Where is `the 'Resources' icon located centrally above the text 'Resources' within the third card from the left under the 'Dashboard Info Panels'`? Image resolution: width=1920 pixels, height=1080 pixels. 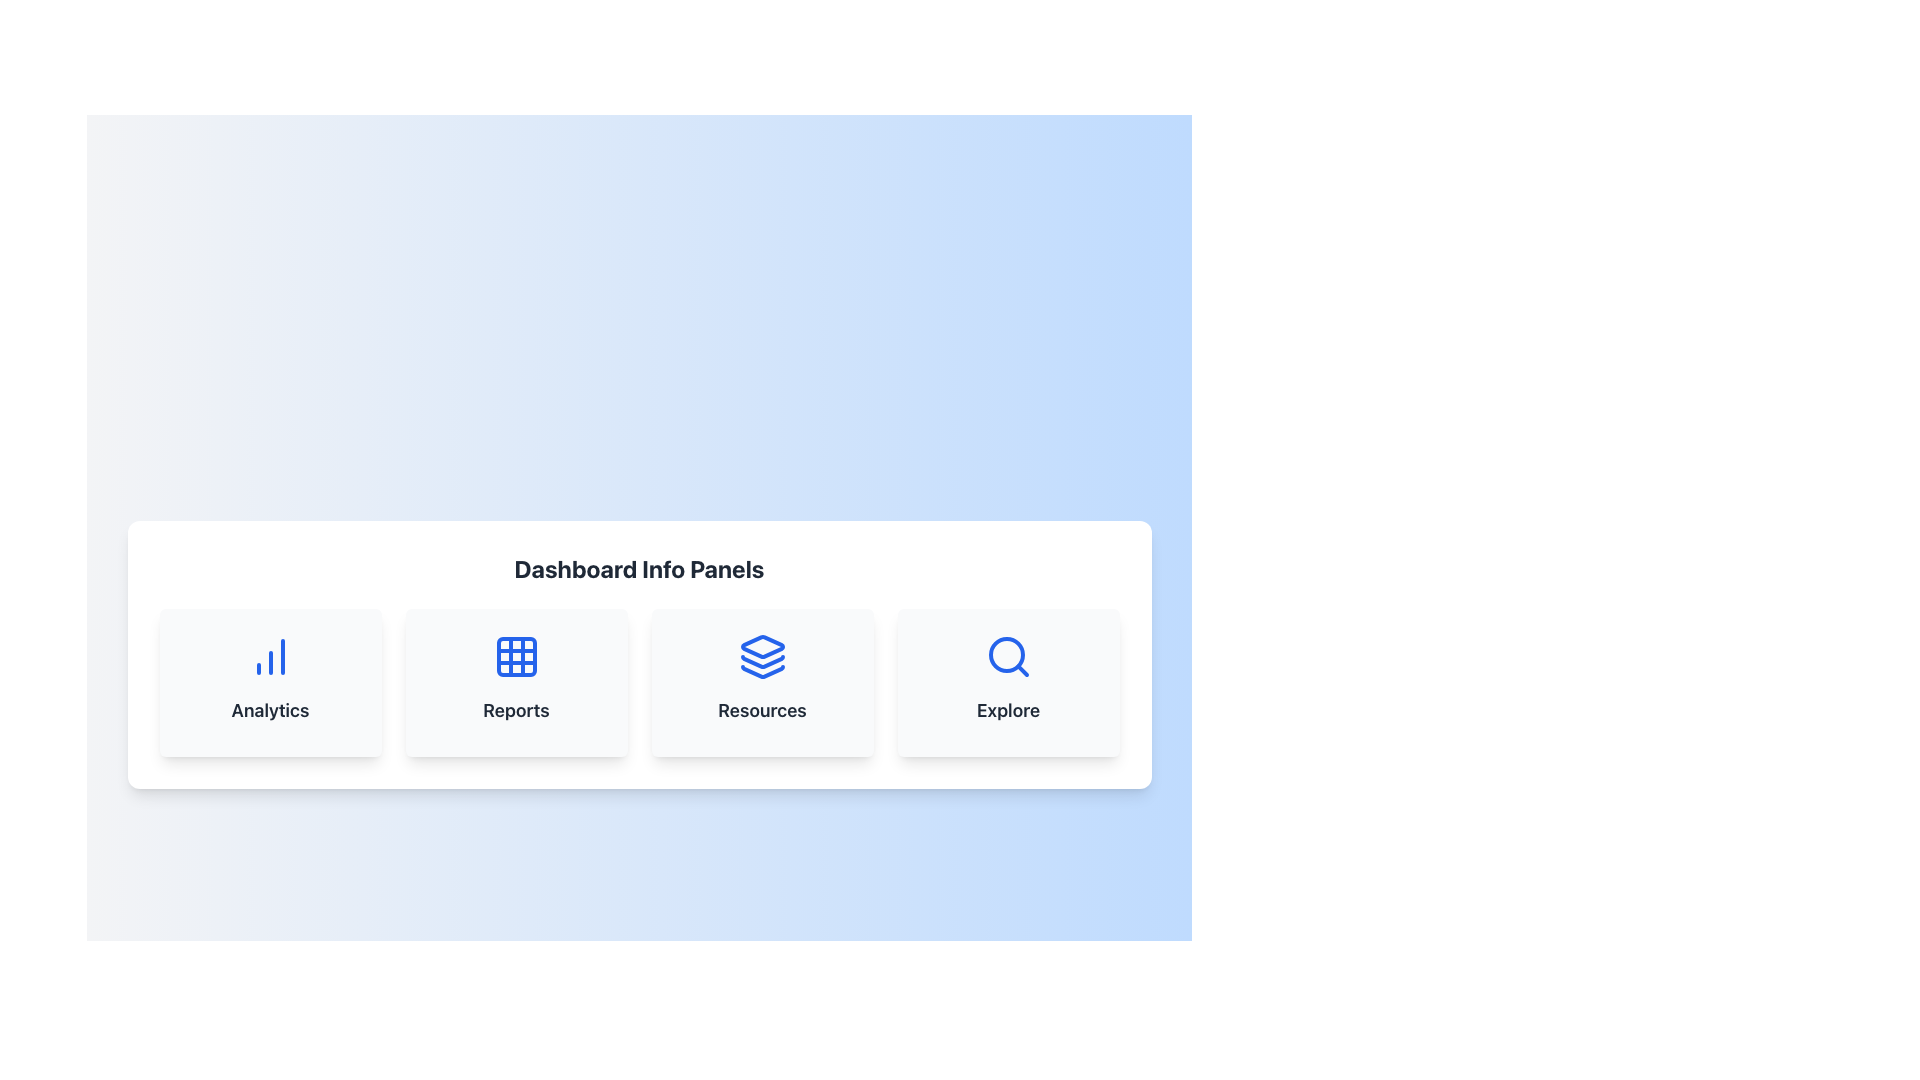 the 'Resources' icon located centrally above the text 'Resources' within the third card from the left under the 'Dashboard Info Panels' is located at coordinates (761, 656).